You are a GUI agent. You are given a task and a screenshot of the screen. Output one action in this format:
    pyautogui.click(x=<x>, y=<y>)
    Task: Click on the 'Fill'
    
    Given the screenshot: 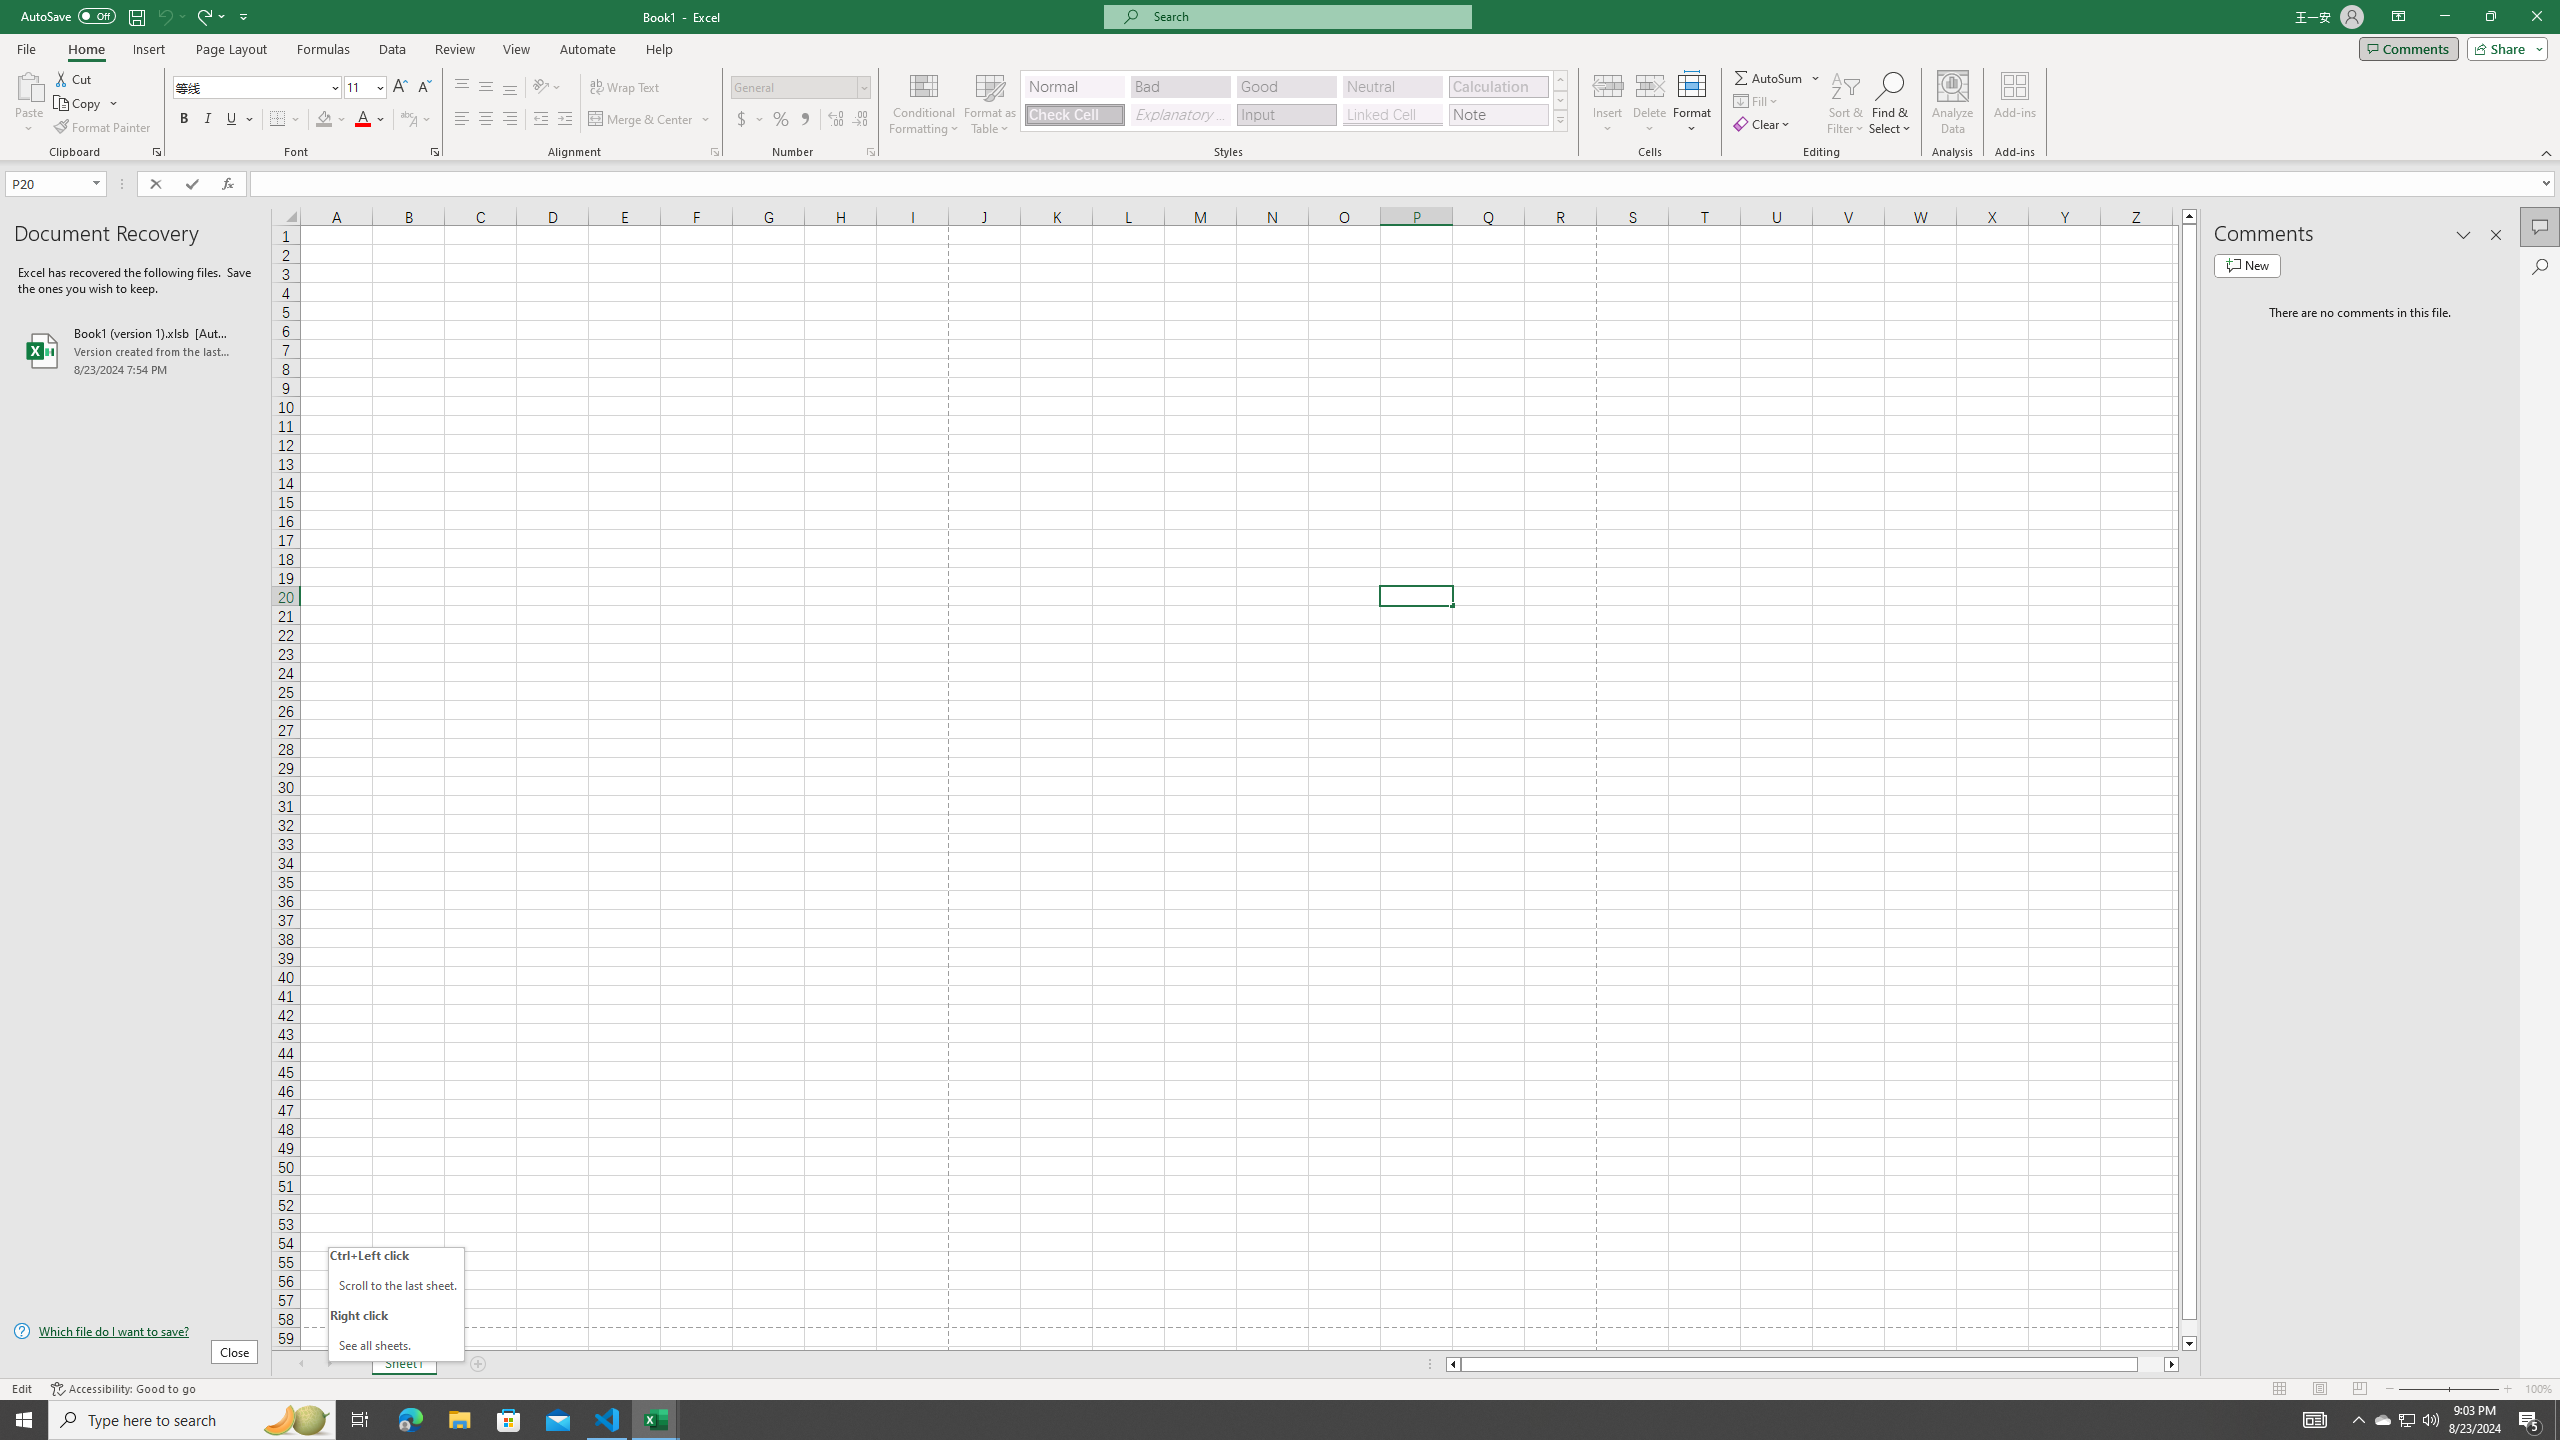 What is the action you would take?
    pyautogui.click(x=1756, y=99)
    